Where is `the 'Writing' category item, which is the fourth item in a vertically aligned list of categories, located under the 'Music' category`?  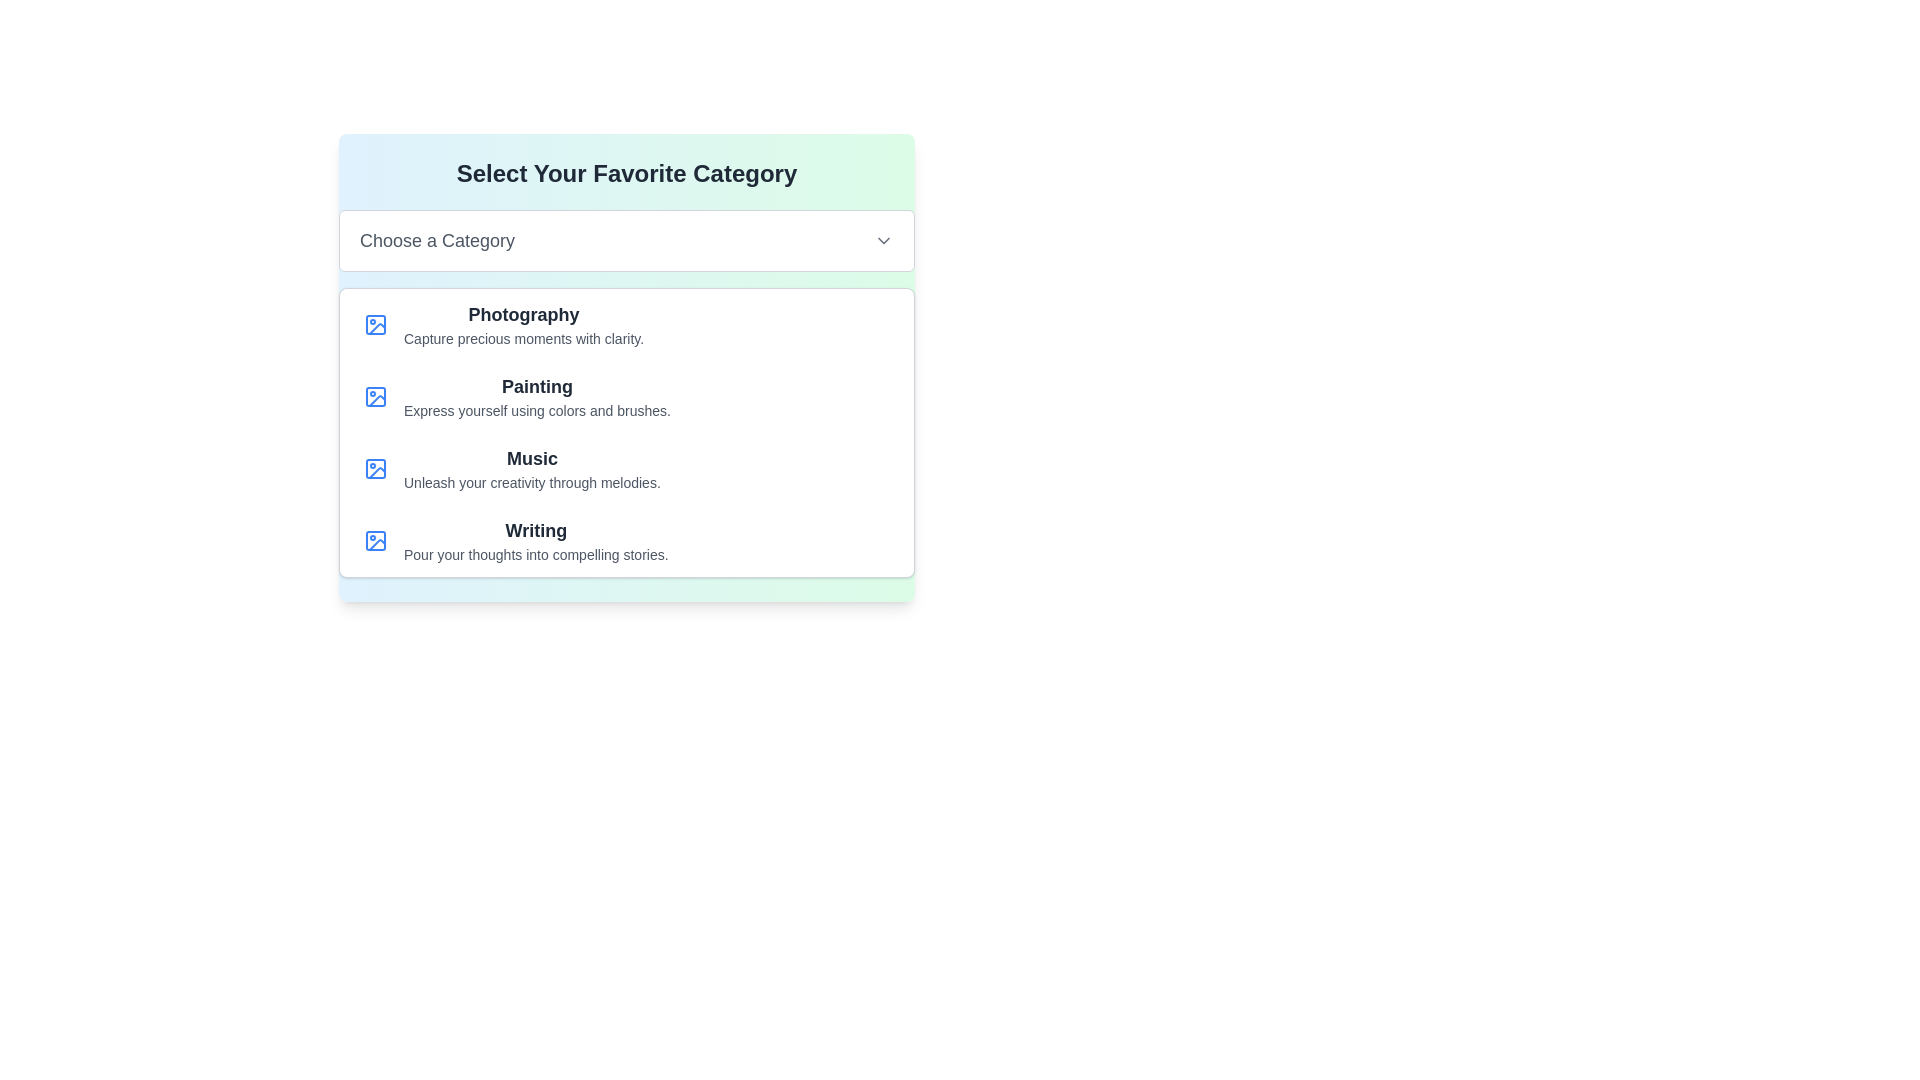 the 'Writing' category item, which is the fourth item in a vertically aligned list of categories, located under the 'Music' category is located at coordinates (536, 540).